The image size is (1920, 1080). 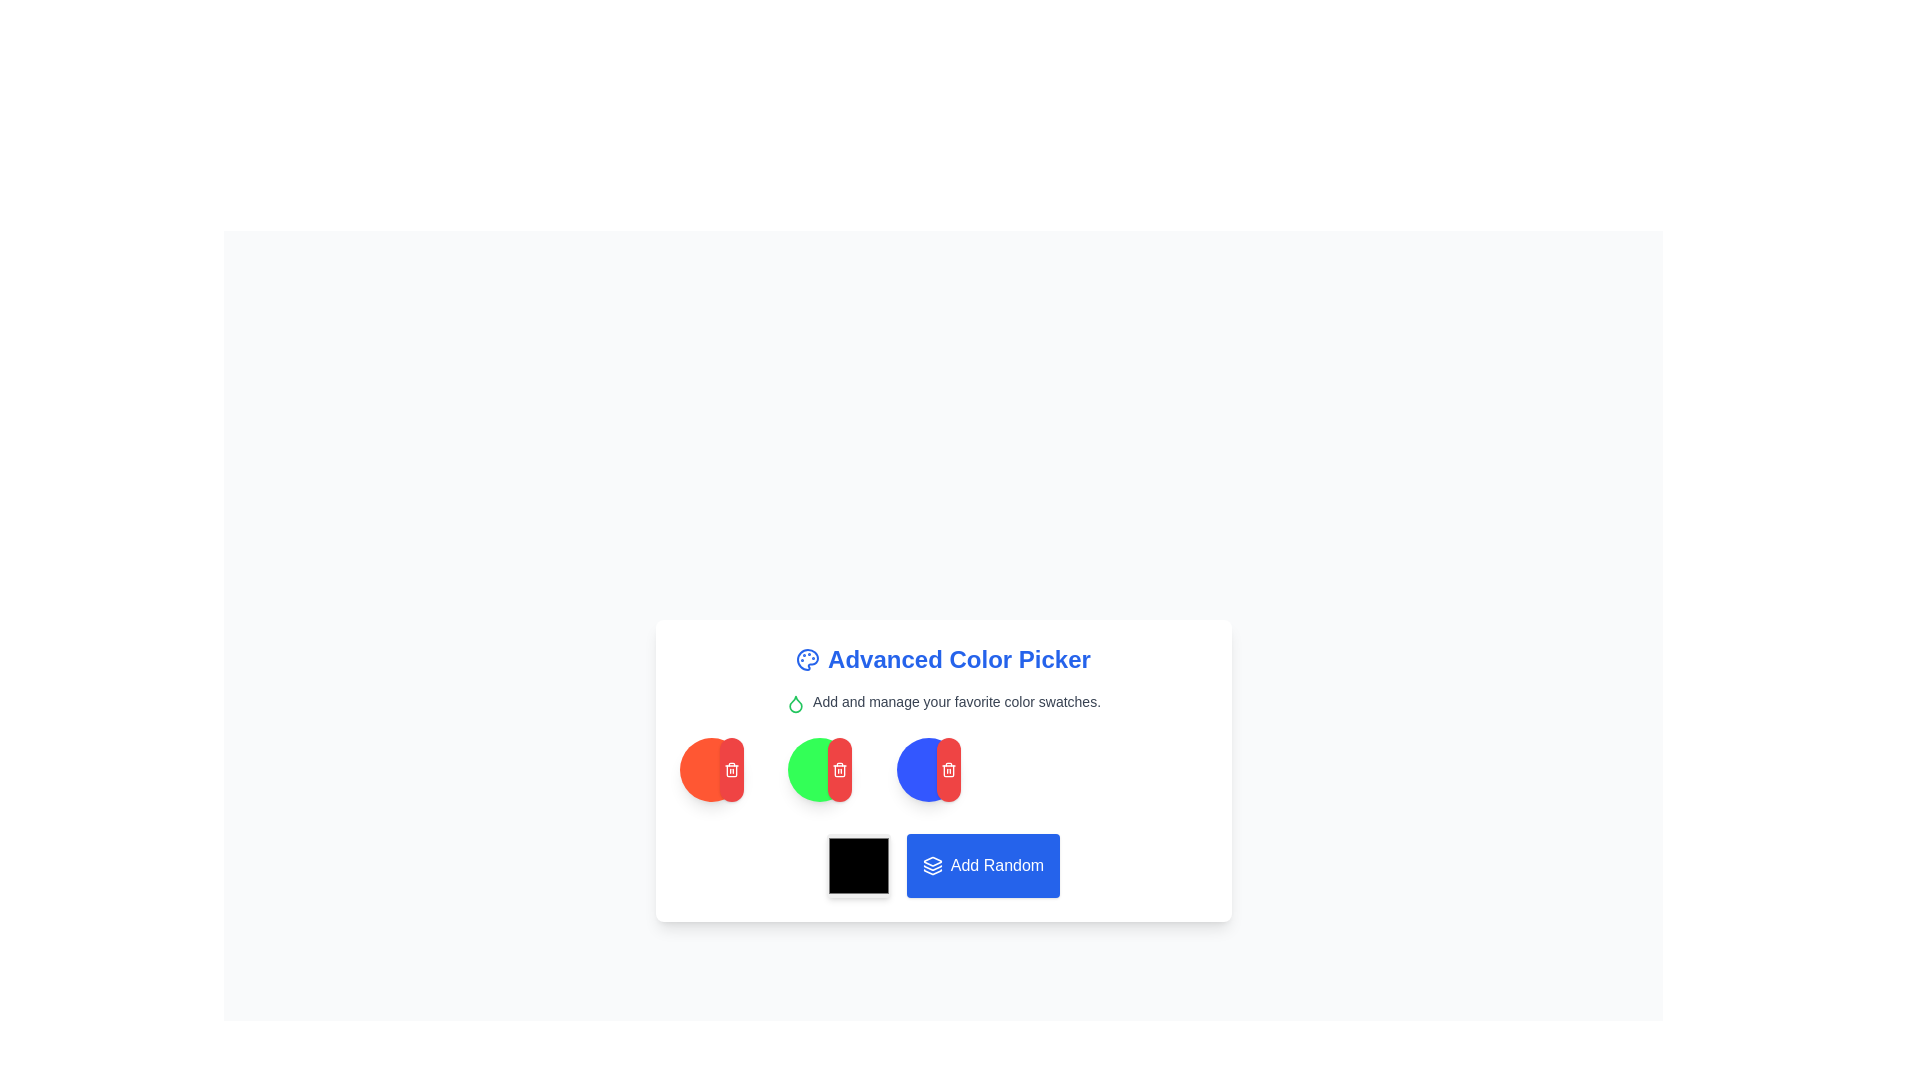 What do you see at coordinates (942, 701) in the screenshot?
I see `text label providing information about managing color swatches, located below the 'Advanced Color Picker' heading and above the color swatches section` at bounding box center [942, 701].